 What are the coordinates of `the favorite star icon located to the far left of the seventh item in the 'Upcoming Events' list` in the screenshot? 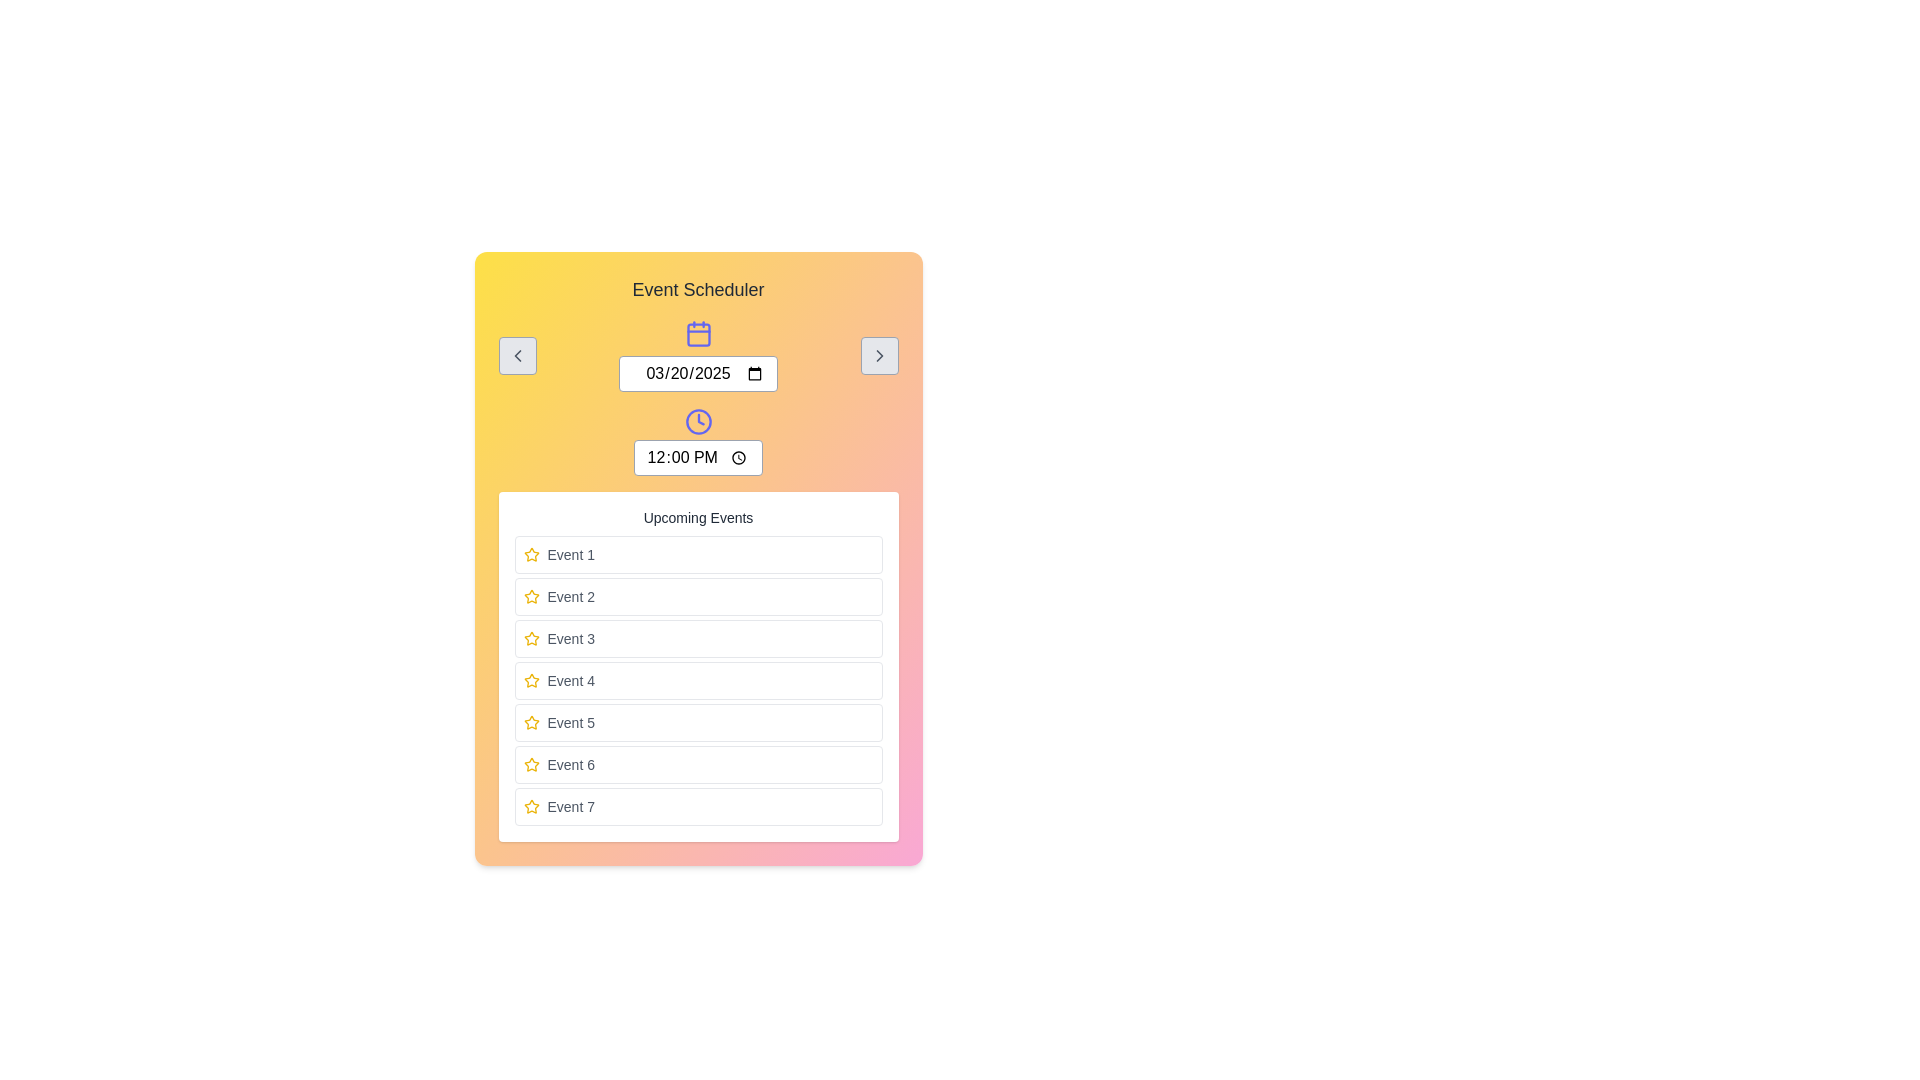 It's located at (531, 805).